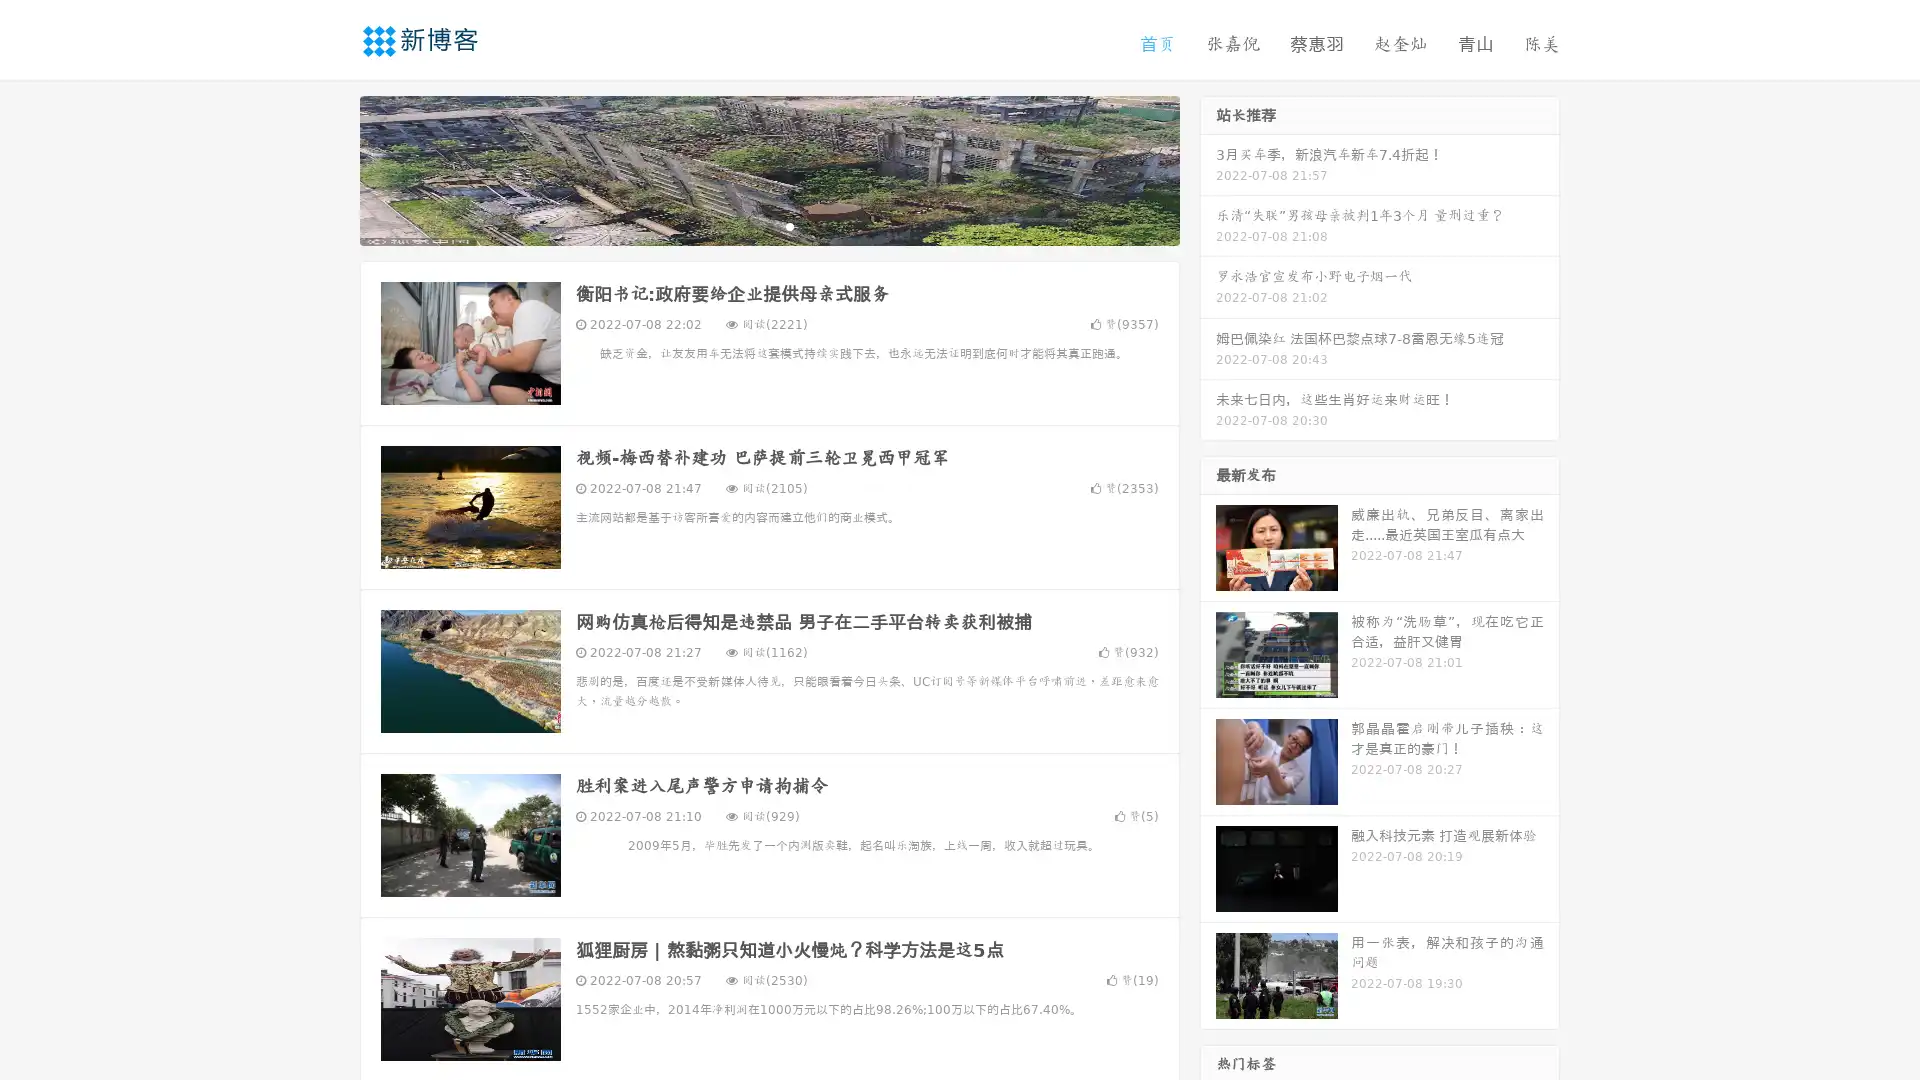 The image size is (1920, 1080). What do you see at coordinates (768, 225) in the screenshot?
I see `Go to slide 2` at bounding box center [768, 225].